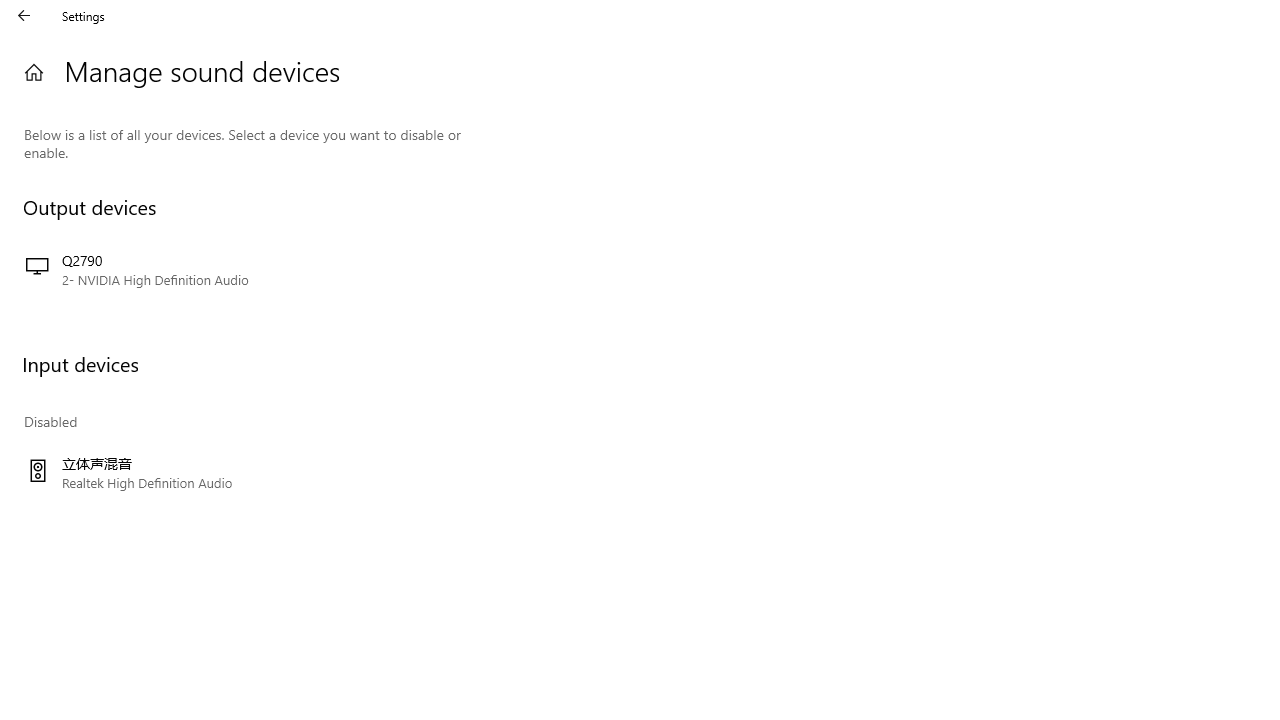 The image size is (1280, 720). Describe the element at coordinates (24, 15) in the screenshot. I see `'Back'` at that location.